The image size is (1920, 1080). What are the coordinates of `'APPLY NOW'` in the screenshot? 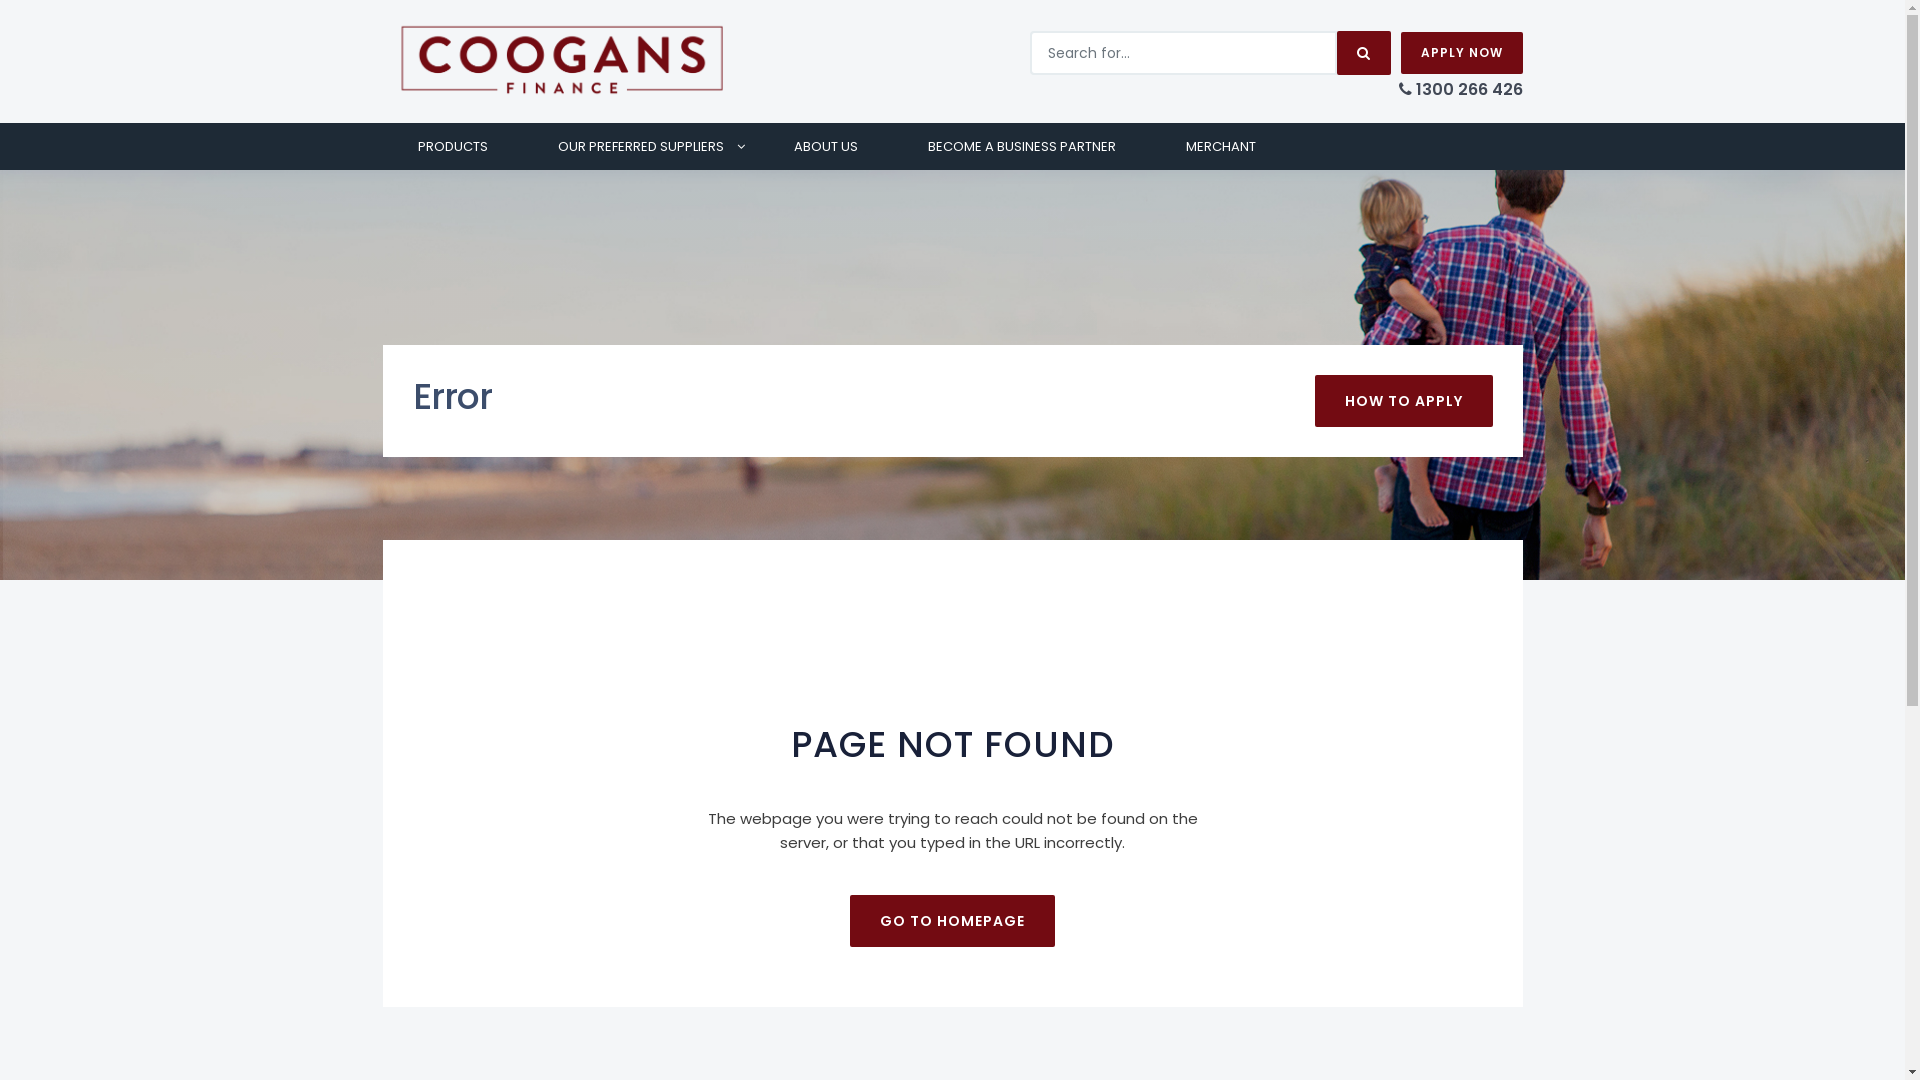 It's located at (1460, 52).